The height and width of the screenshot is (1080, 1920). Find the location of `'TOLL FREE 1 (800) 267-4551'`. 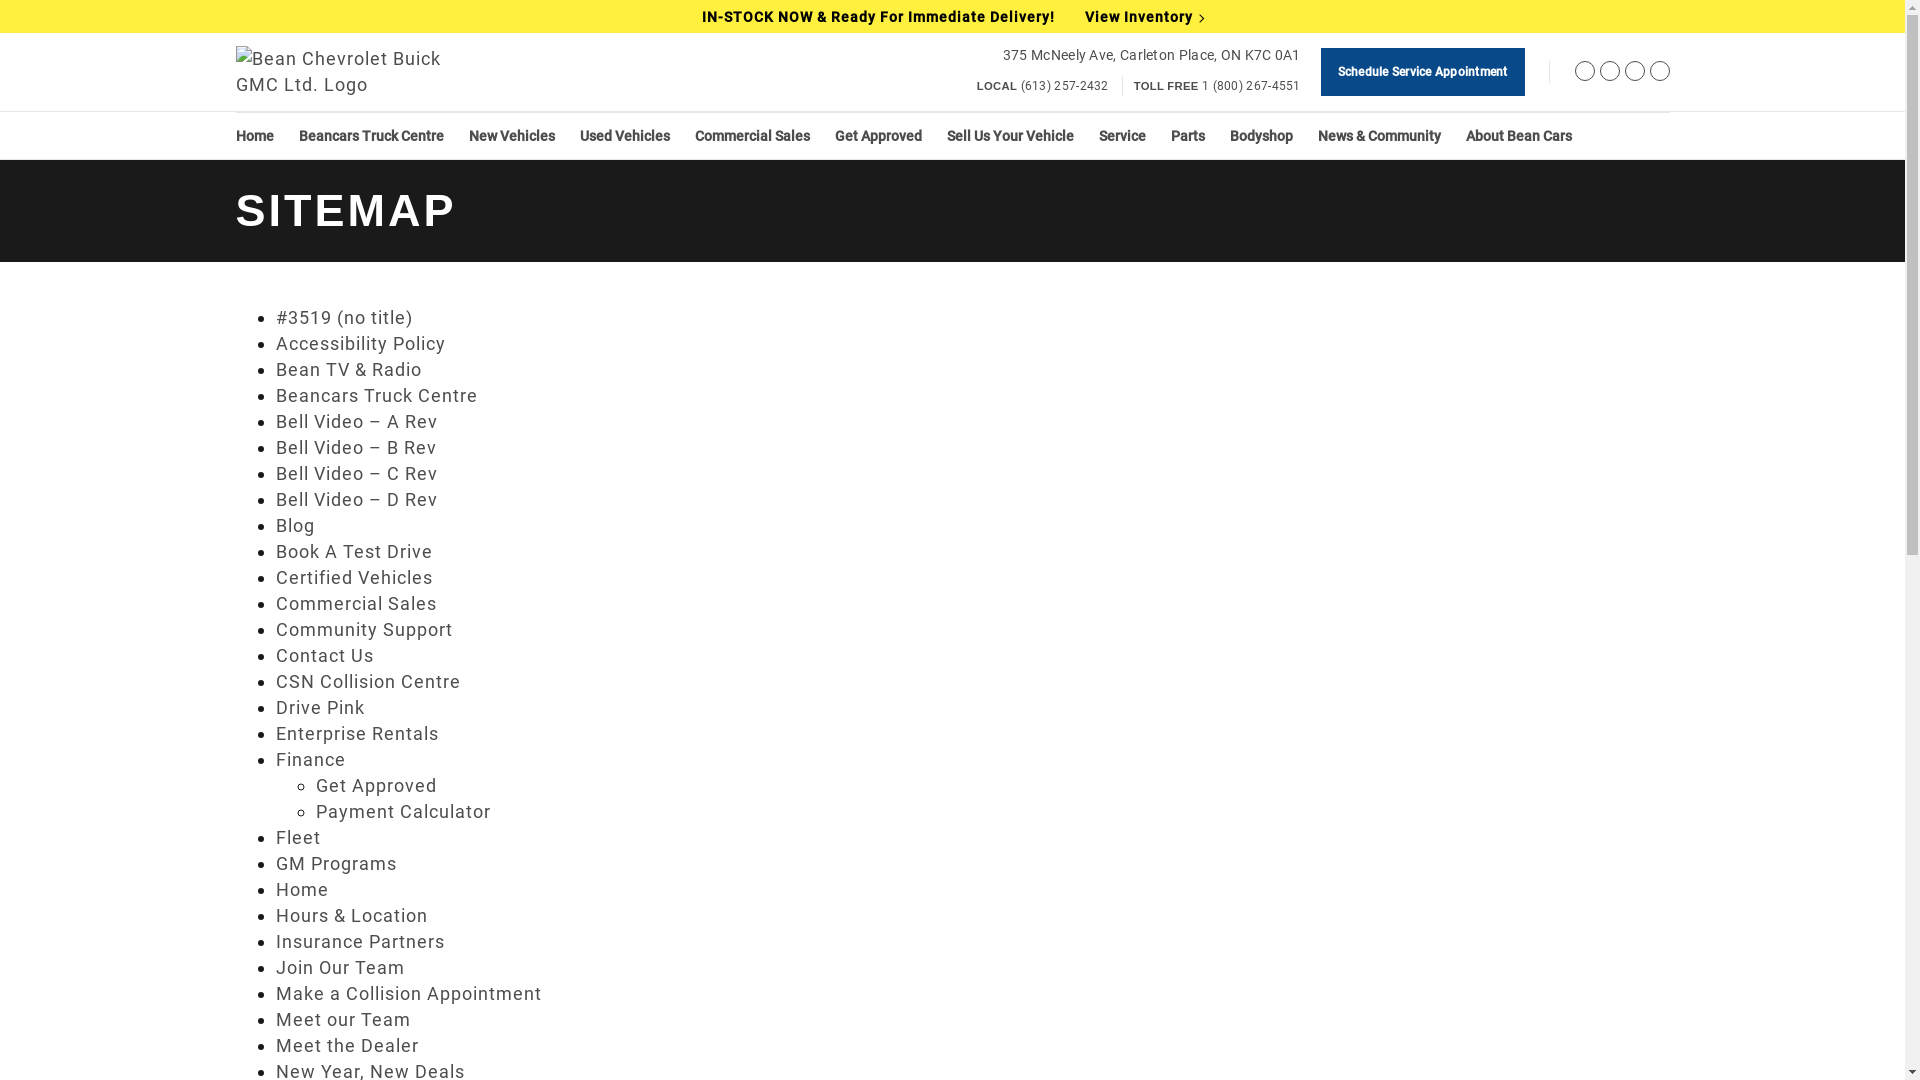

'TOLL FREE 1 (800) 267-4551' is located at coordinates (1216, 84).